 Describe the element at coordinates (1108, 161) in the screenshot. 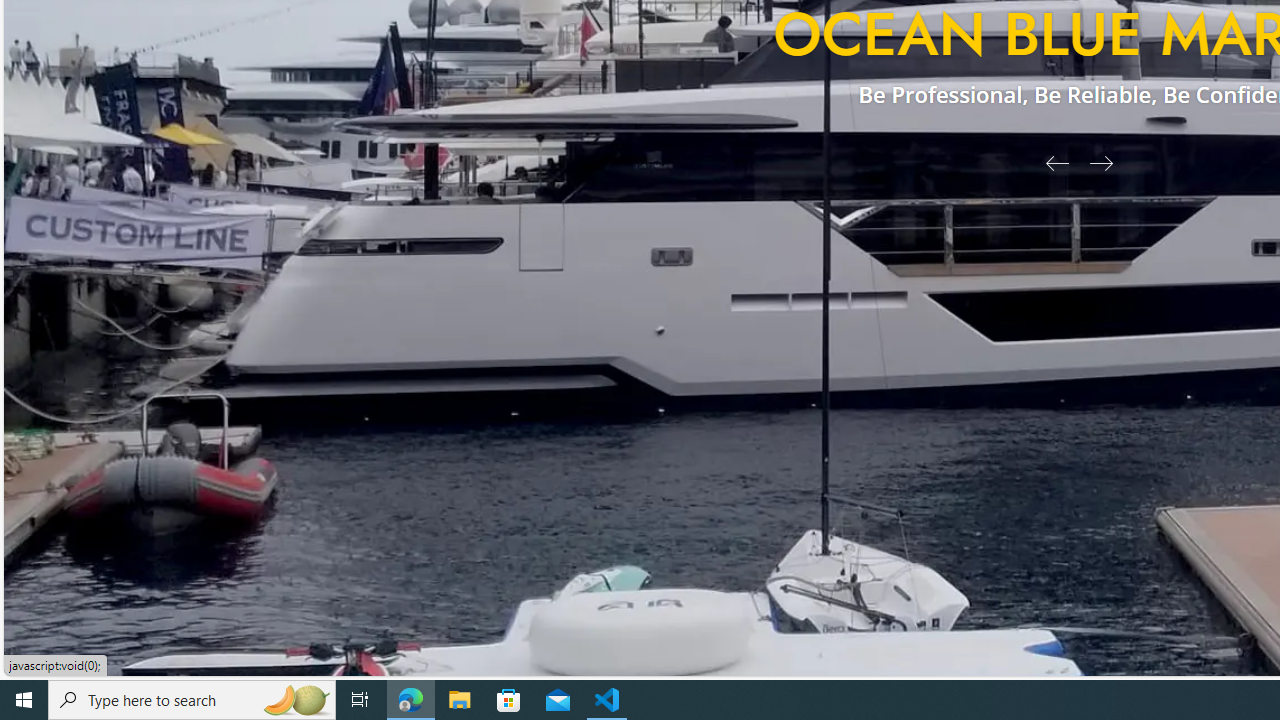

I see `'Next Slide'` at that location.